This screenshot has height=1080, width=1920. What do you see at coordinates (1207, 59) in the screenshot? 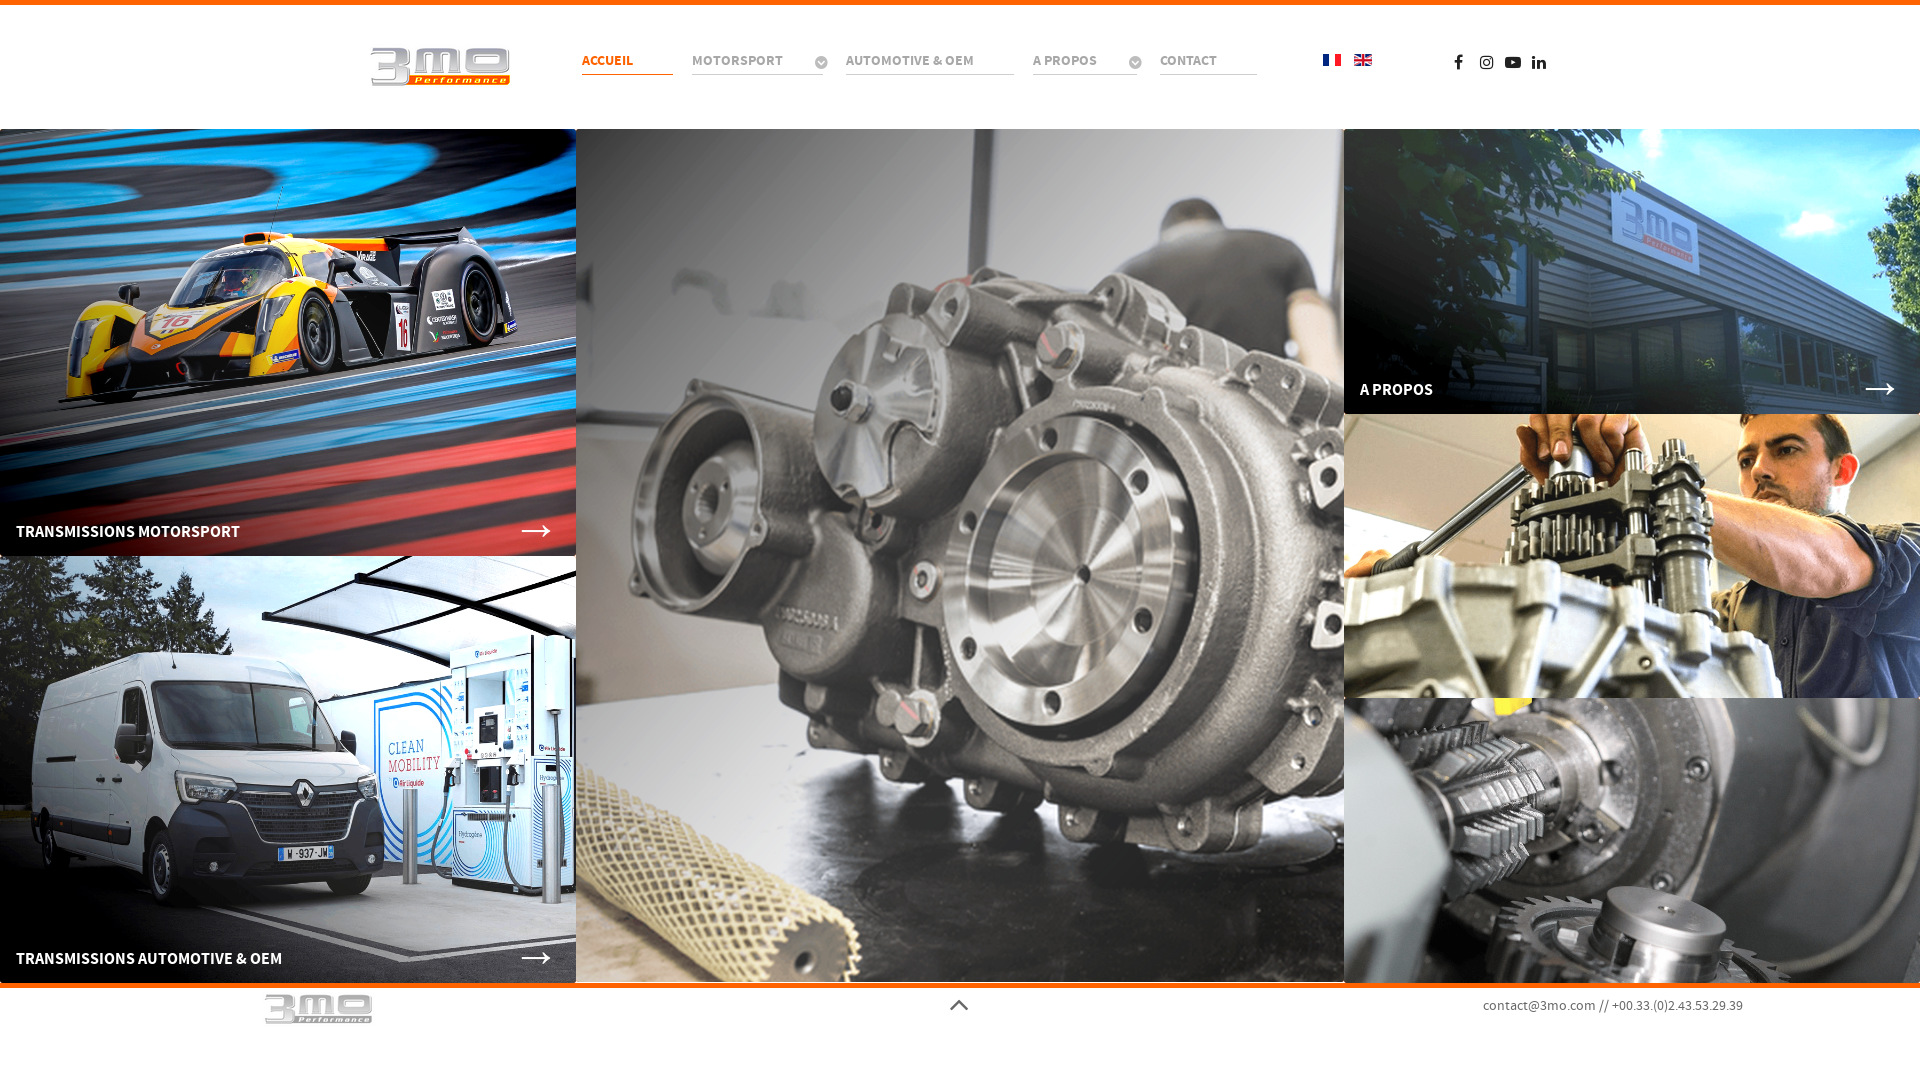
I see `'CONTACT'` at bounding box center [1207, 59].